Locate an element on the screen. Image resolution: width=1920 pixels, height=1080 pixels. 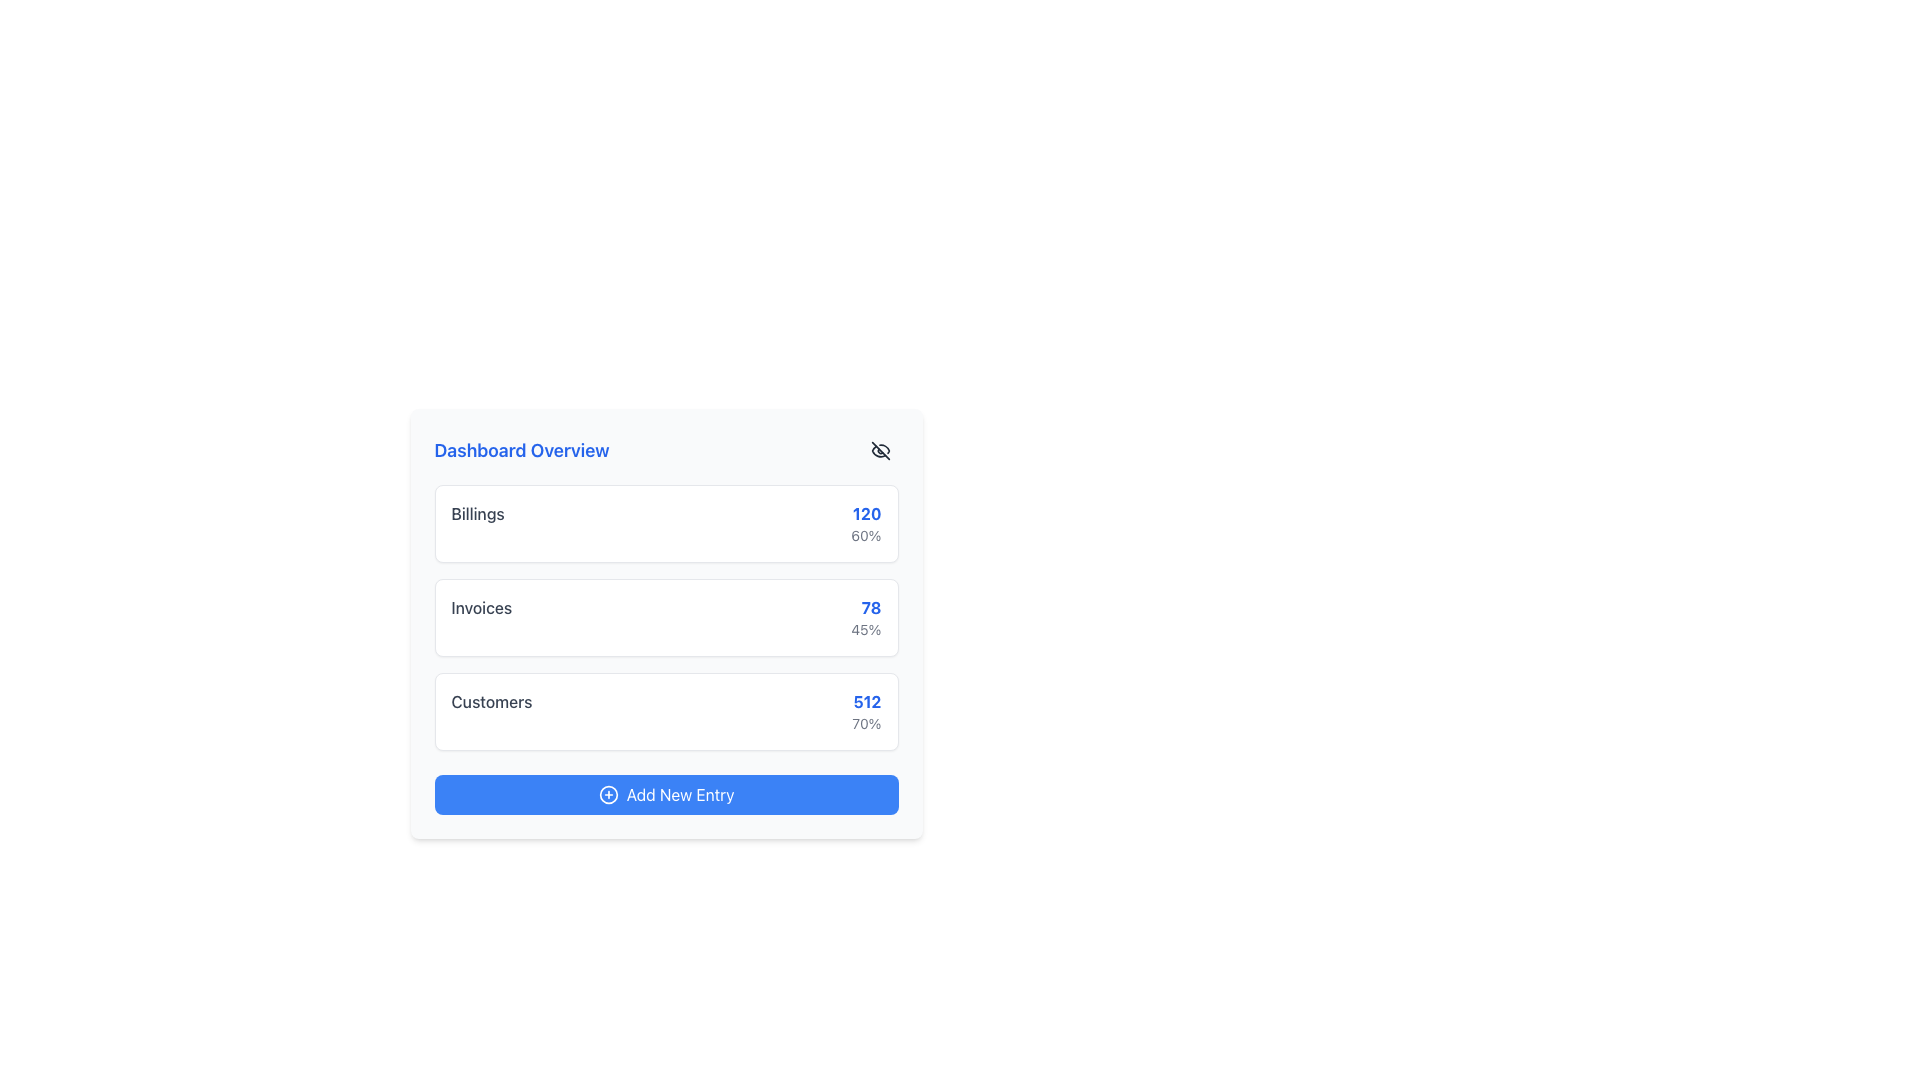
the numeric value displaying the 'Customers' metric located in the dashboard, positioned at the right side of the 'Customers' row, above the '70%' percentage text is located at coordinates (866, 701).